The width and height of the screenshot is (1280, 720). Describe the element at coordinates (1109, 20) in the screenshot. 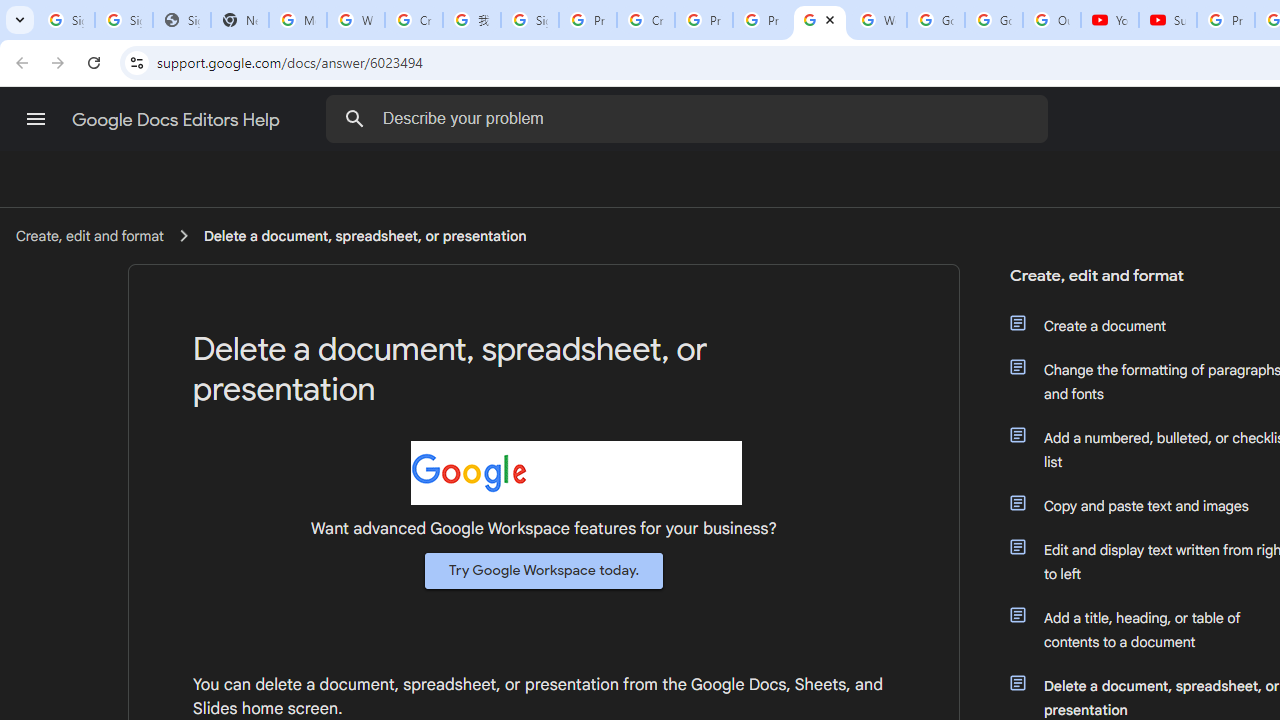

I see `'YouTube'` at that location.